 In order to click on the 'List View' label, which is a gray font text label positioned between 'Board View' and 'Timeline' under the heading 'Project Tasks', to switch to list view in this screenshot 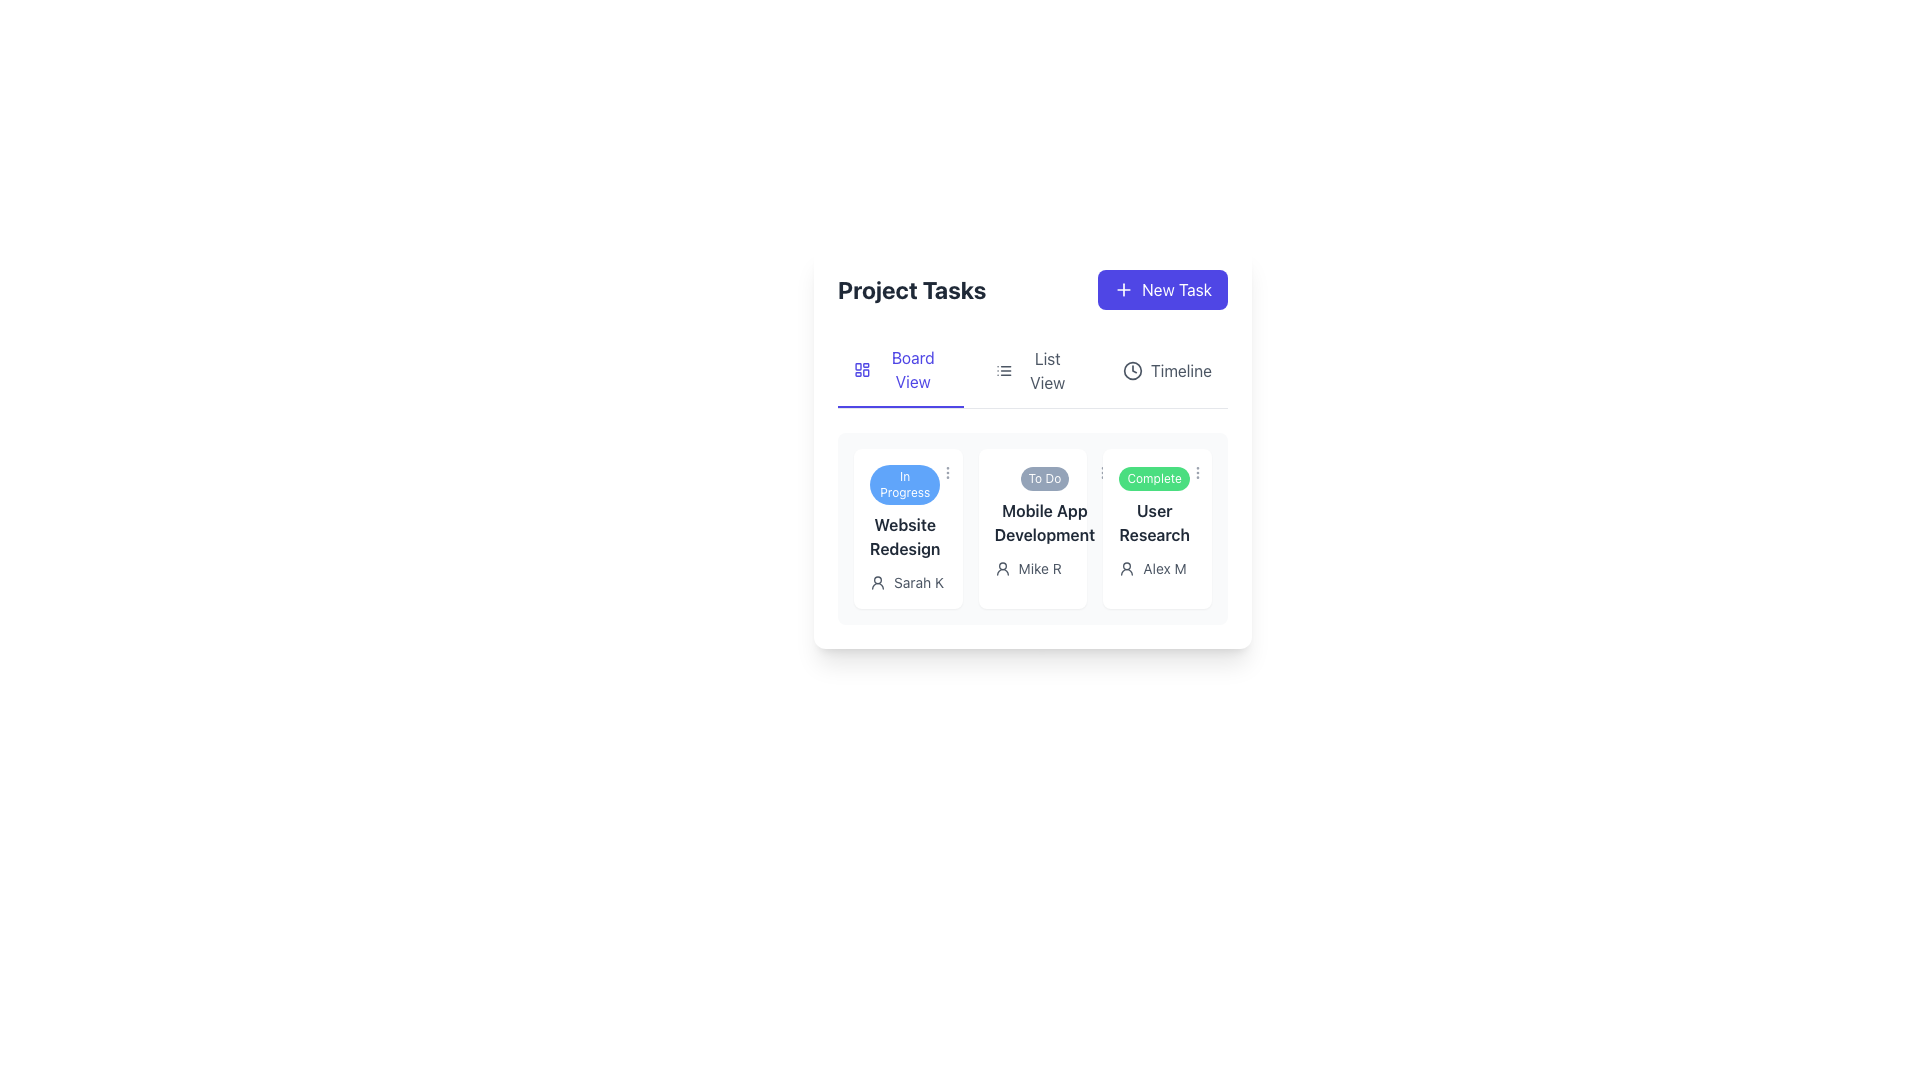, I will do `click(1032, 371)`.